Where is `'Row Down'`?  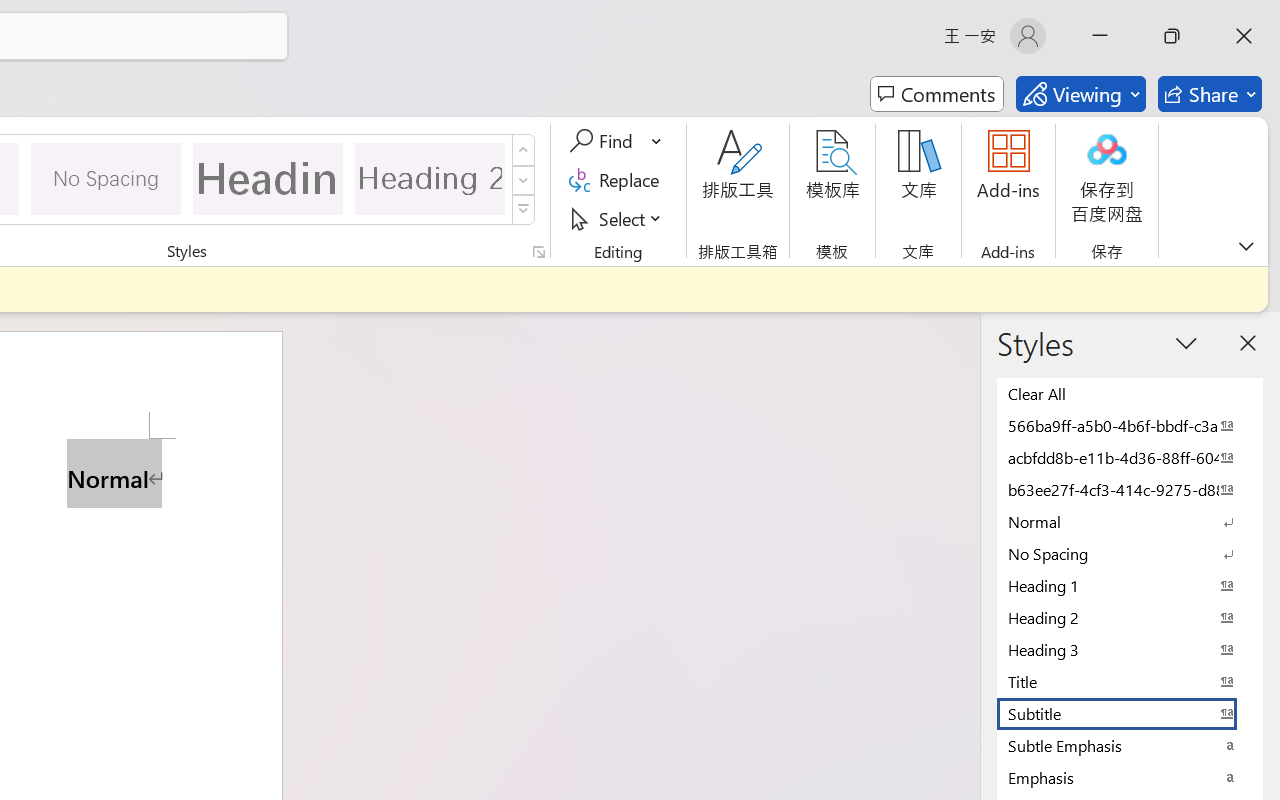 'Row Down' is located at coordinates (523, 179).